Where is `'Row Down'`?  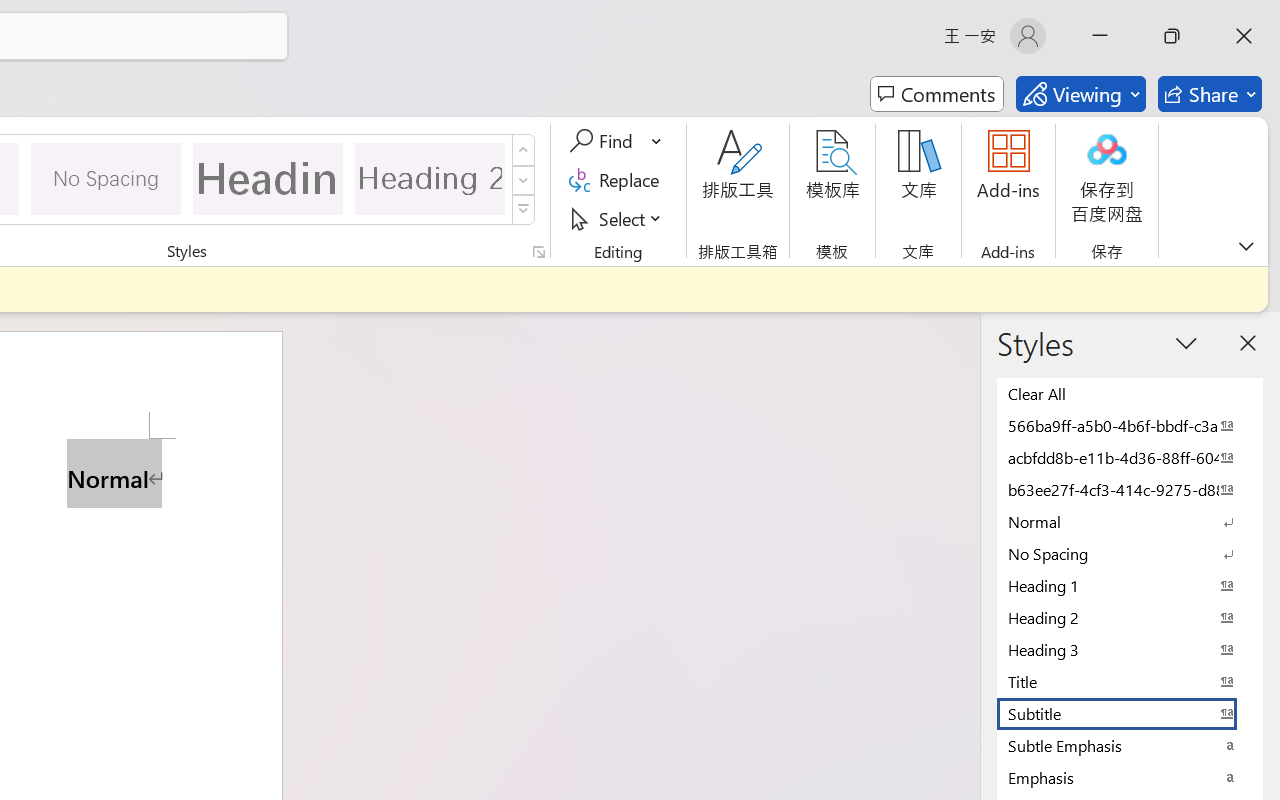 'Row Down' is located at coordinates (523, 179).